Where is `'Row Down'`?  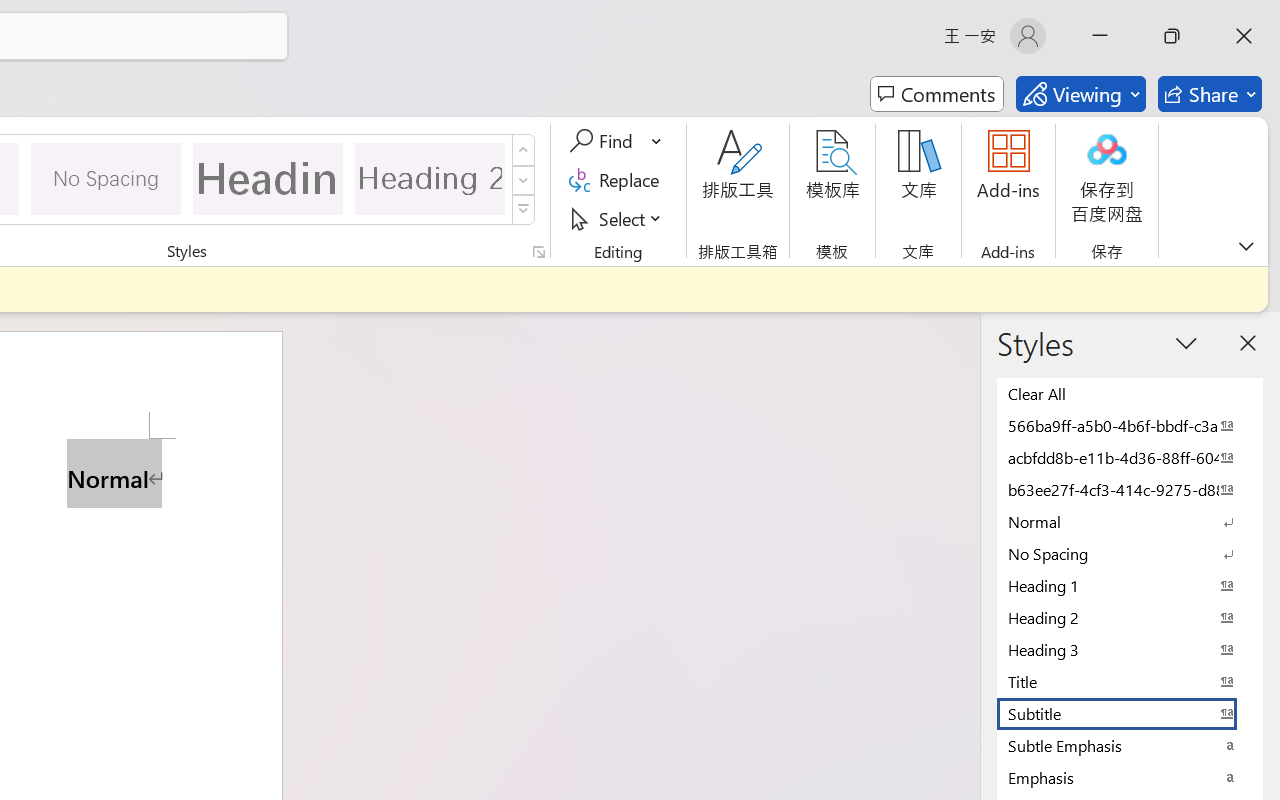 'Row Down' is located at coordinates (523, 179).